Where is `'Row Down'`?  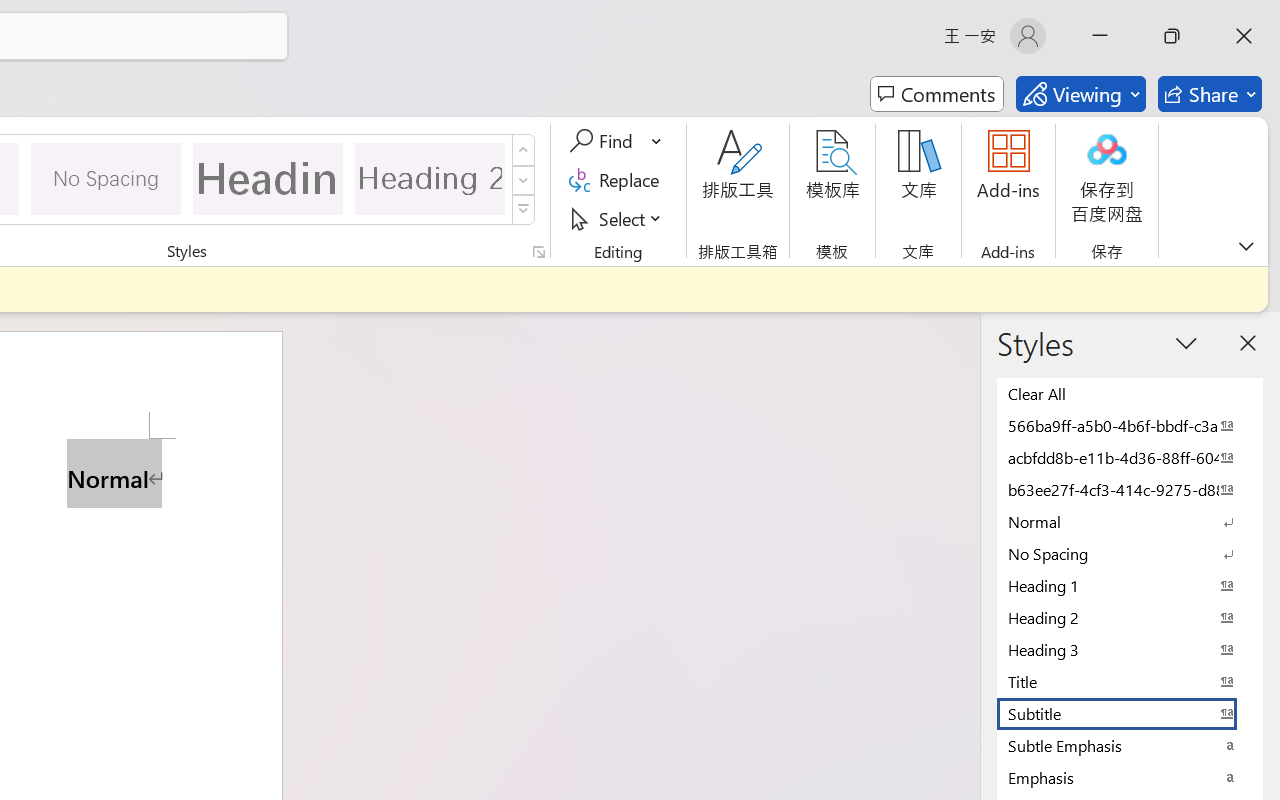 'Row Down' is located at coordinates (523, 179).